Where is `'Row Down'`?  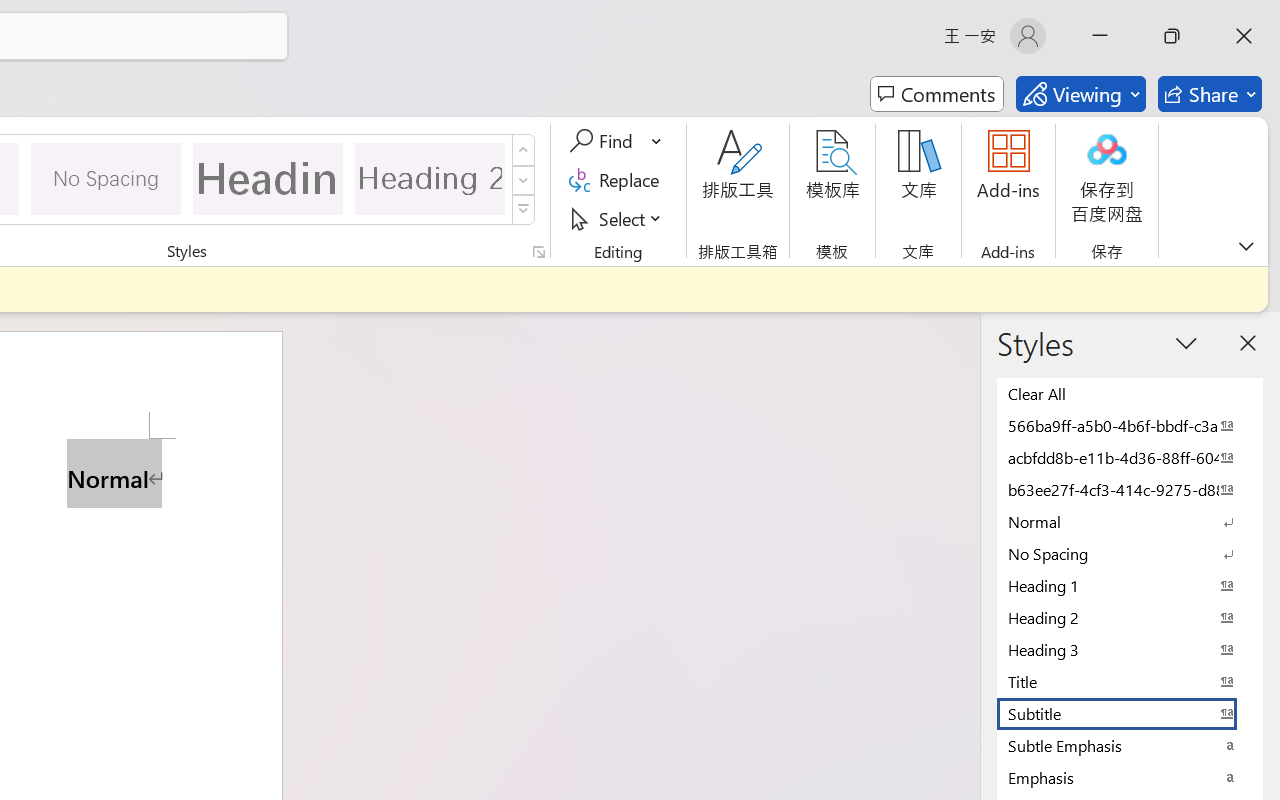 'Row Down' is located at coordinates (523, 179).